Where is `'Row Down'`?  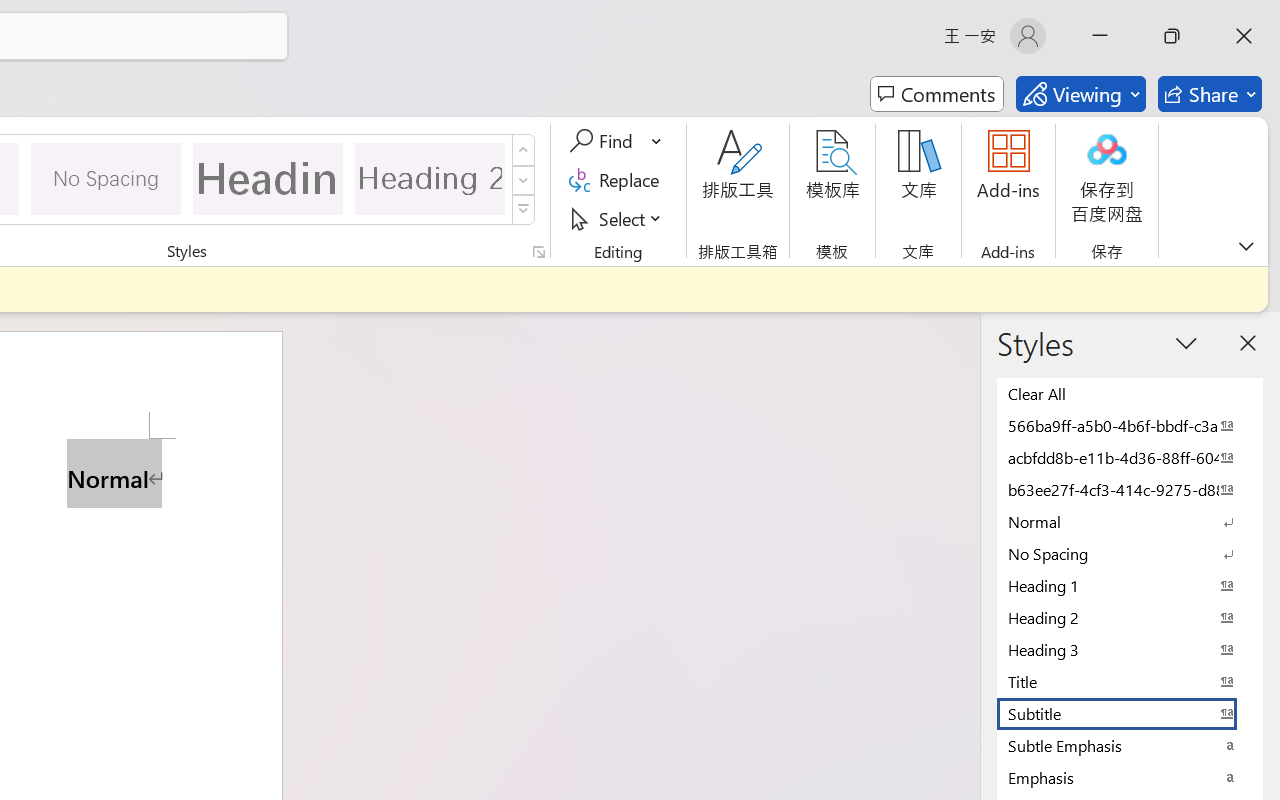 'Row Down' is located at coordinates (523, 179).